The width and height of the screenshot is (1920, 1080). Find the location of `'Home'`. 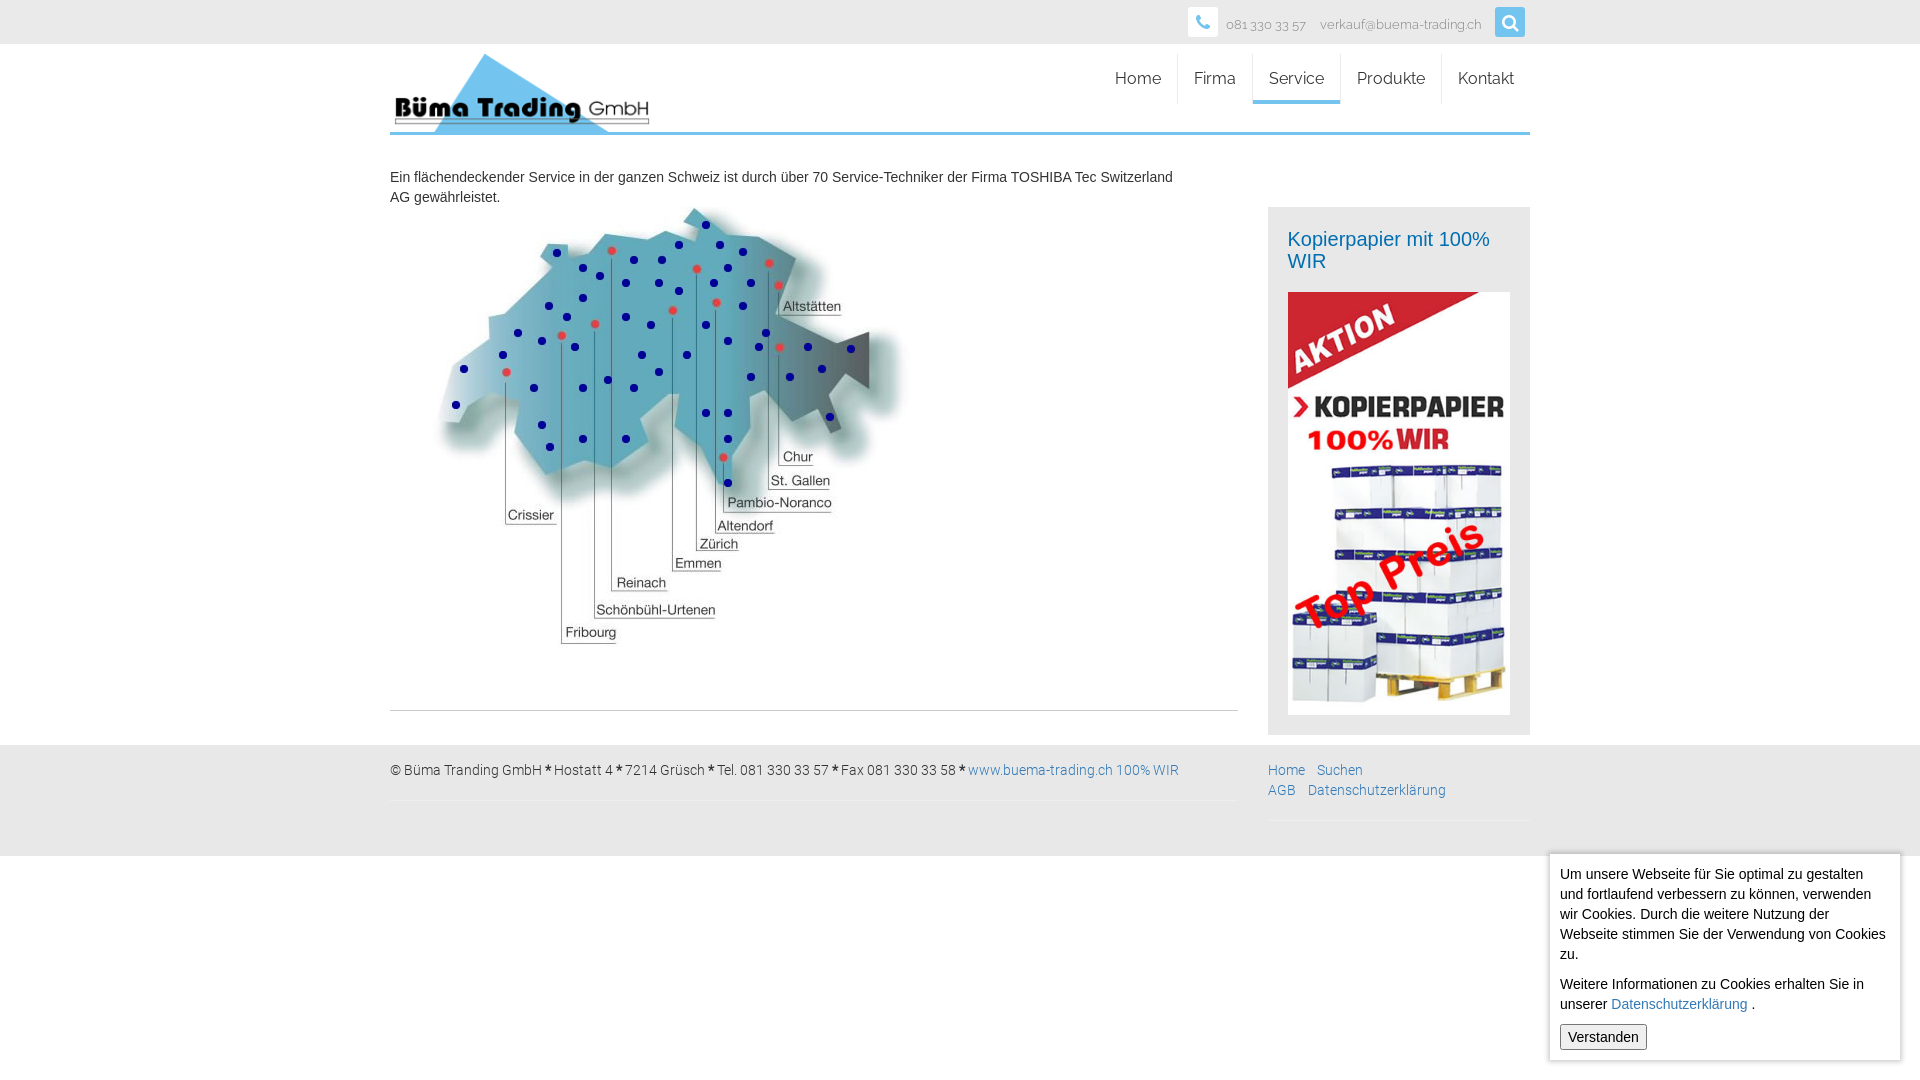

'Home' is located at coordinates (1286, 769).